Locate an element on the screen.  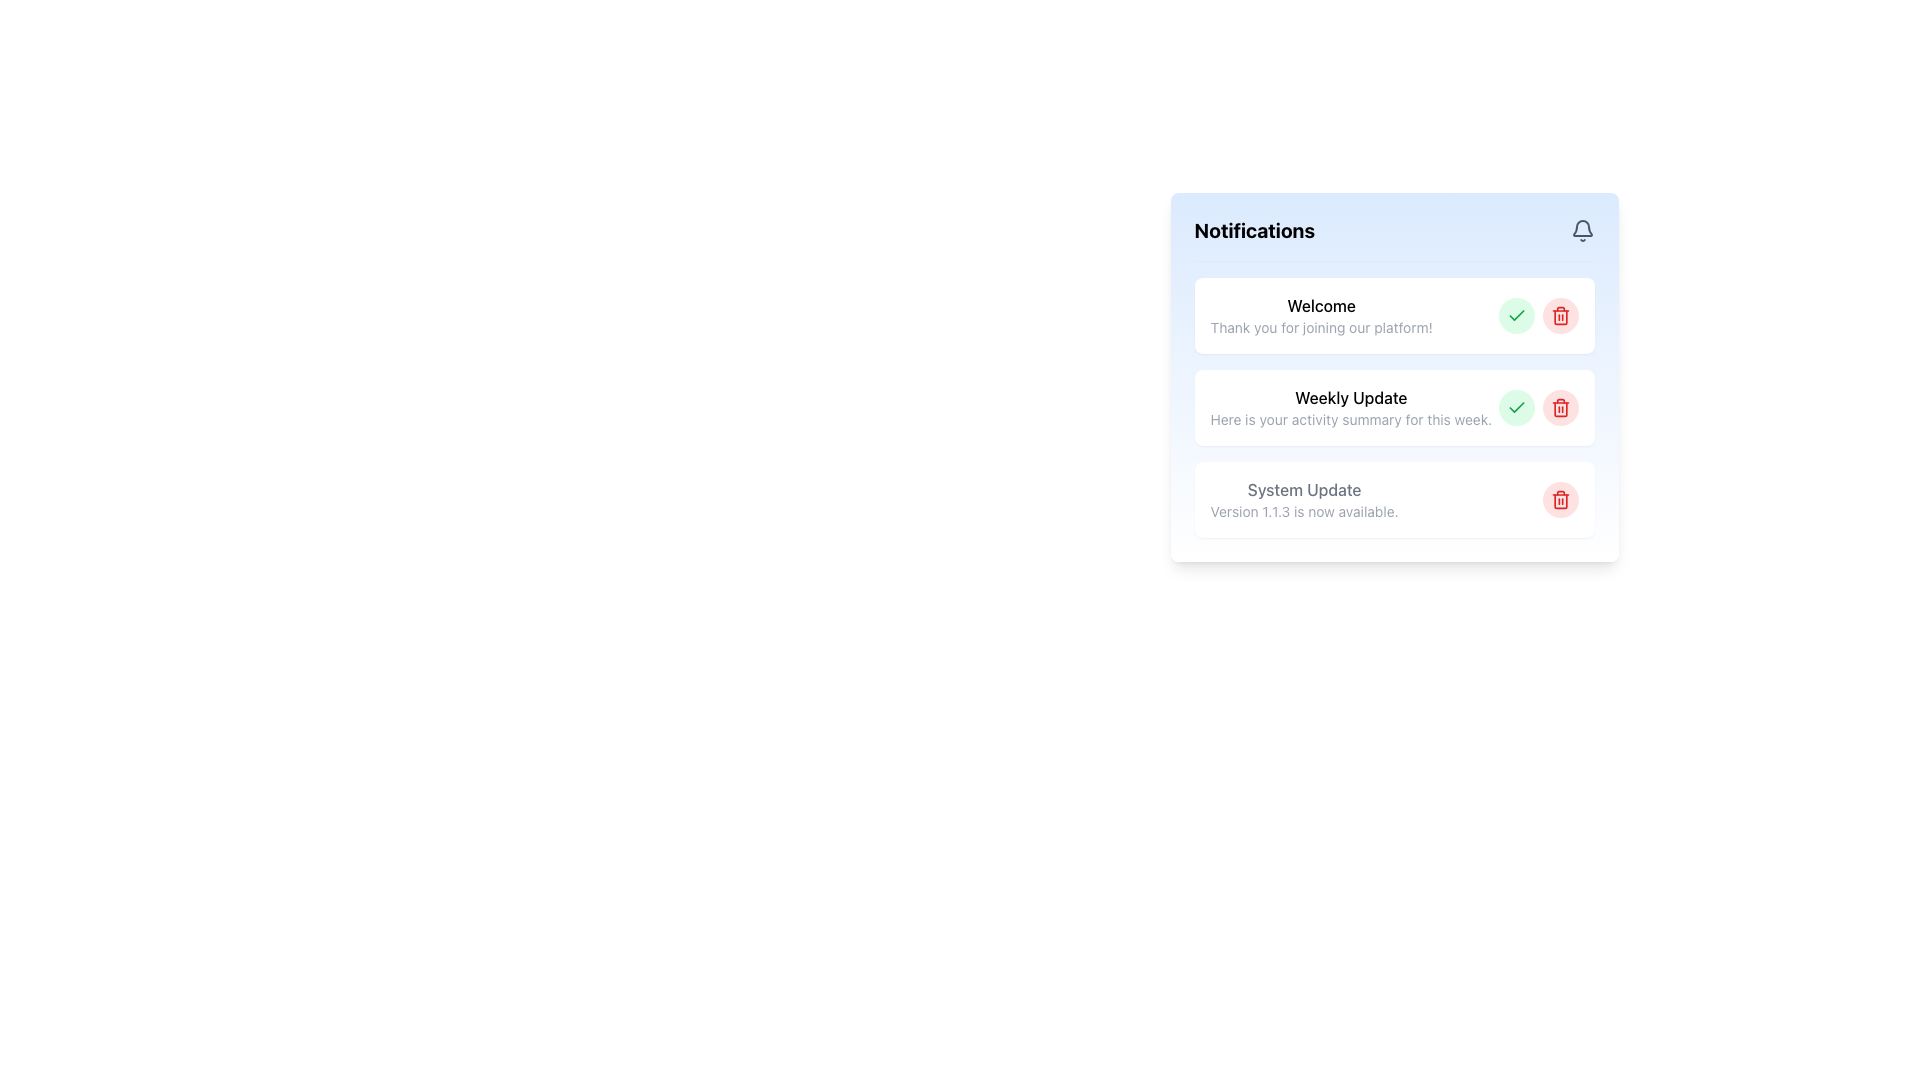
the 'System Update' text block is located at coordinates (1304, 499).